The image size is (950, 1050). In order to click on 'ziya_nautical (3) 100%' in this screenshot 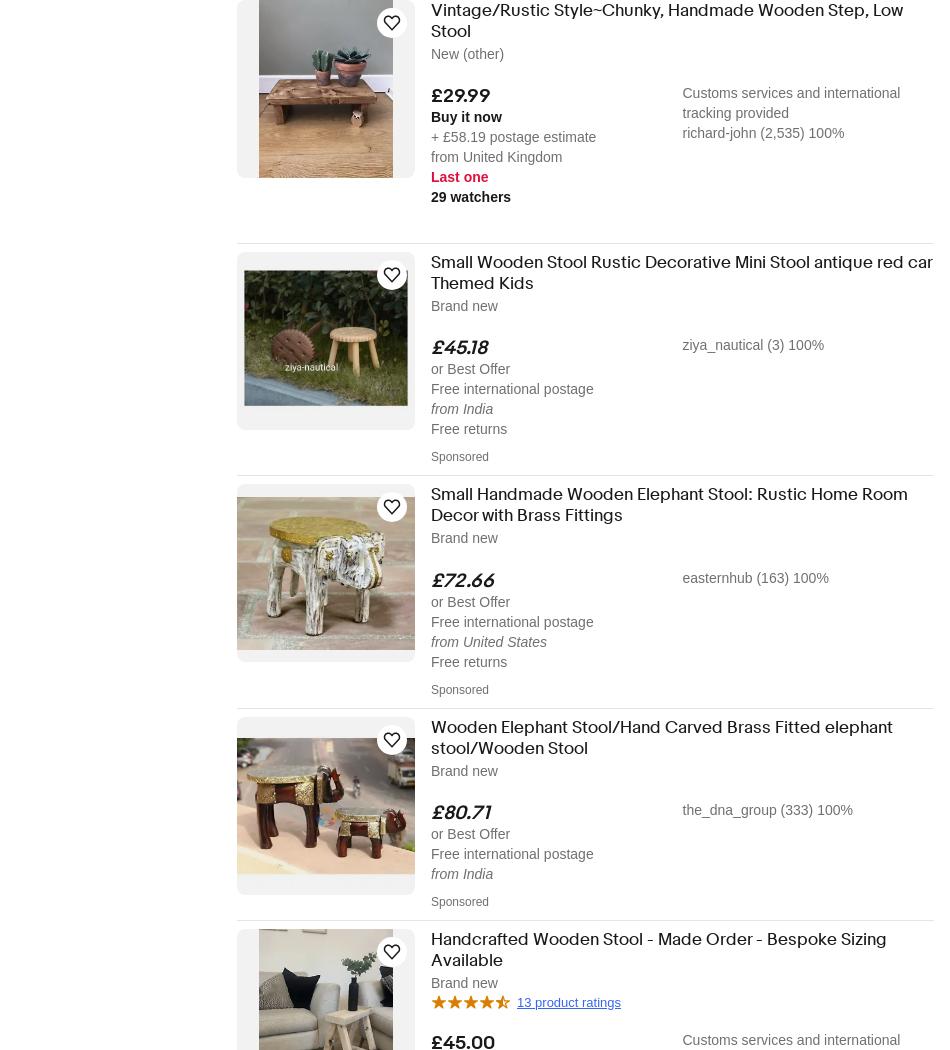, I will do `click(751, 344)`.